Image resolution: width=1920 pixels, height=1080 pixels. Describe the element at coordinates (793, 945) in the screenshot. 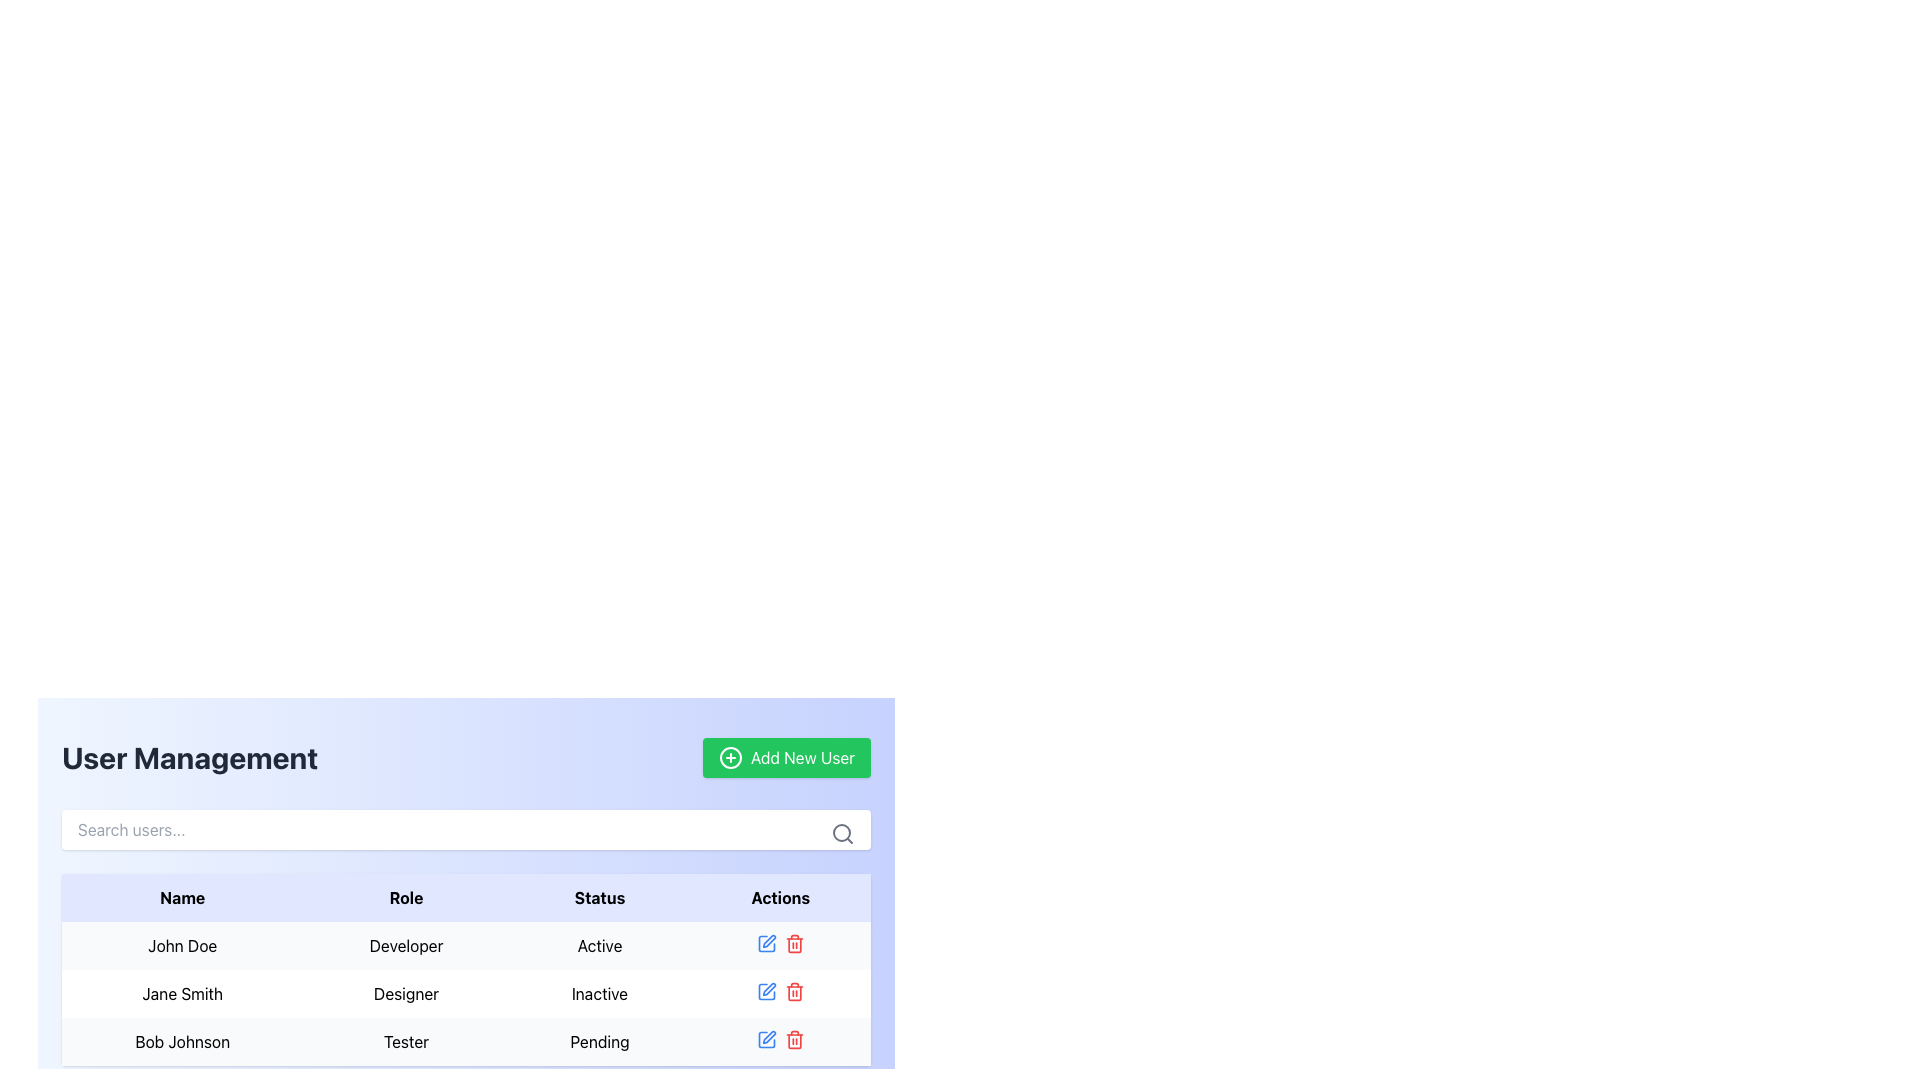

I see `the trashcan delete icon in the 'Actions' column of the user management table` at that location.